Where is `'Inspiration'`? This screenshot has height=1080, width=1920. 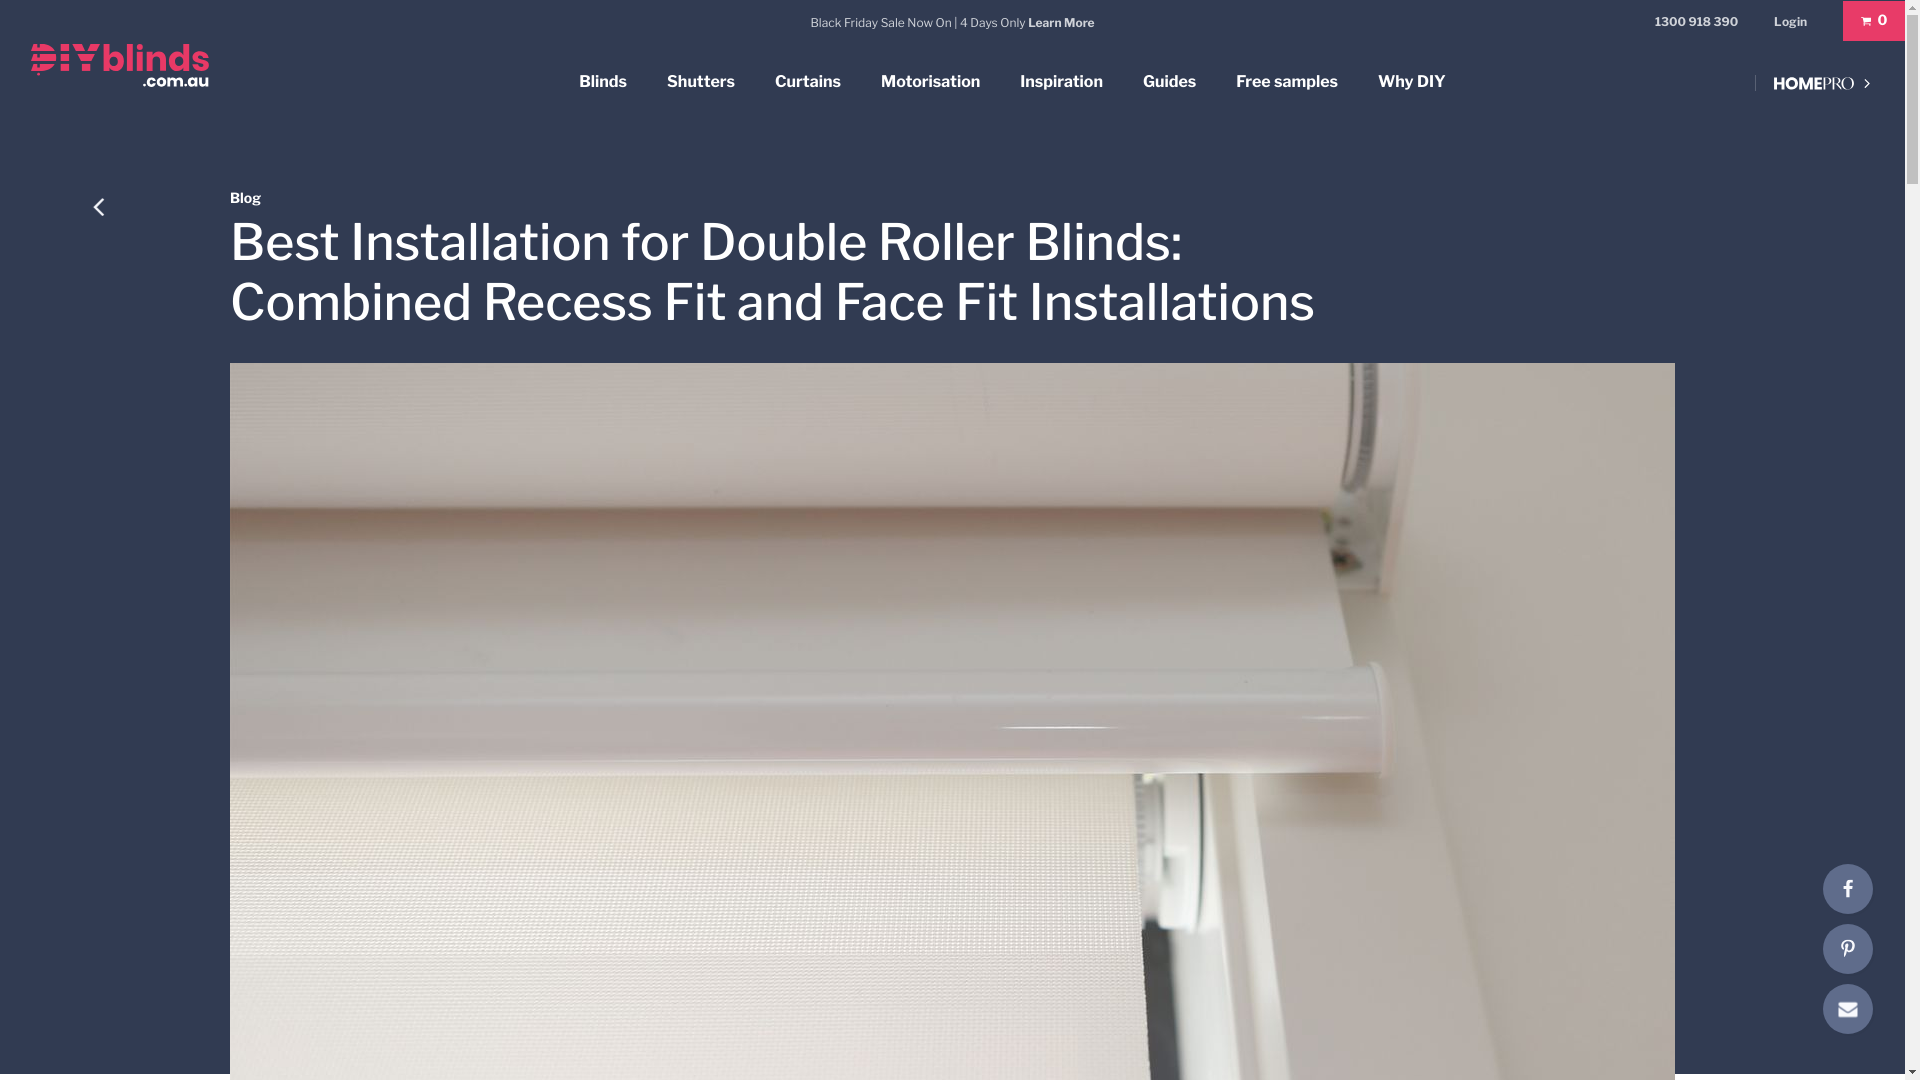 'Inspiration' is located at coordinates (1060, 81).